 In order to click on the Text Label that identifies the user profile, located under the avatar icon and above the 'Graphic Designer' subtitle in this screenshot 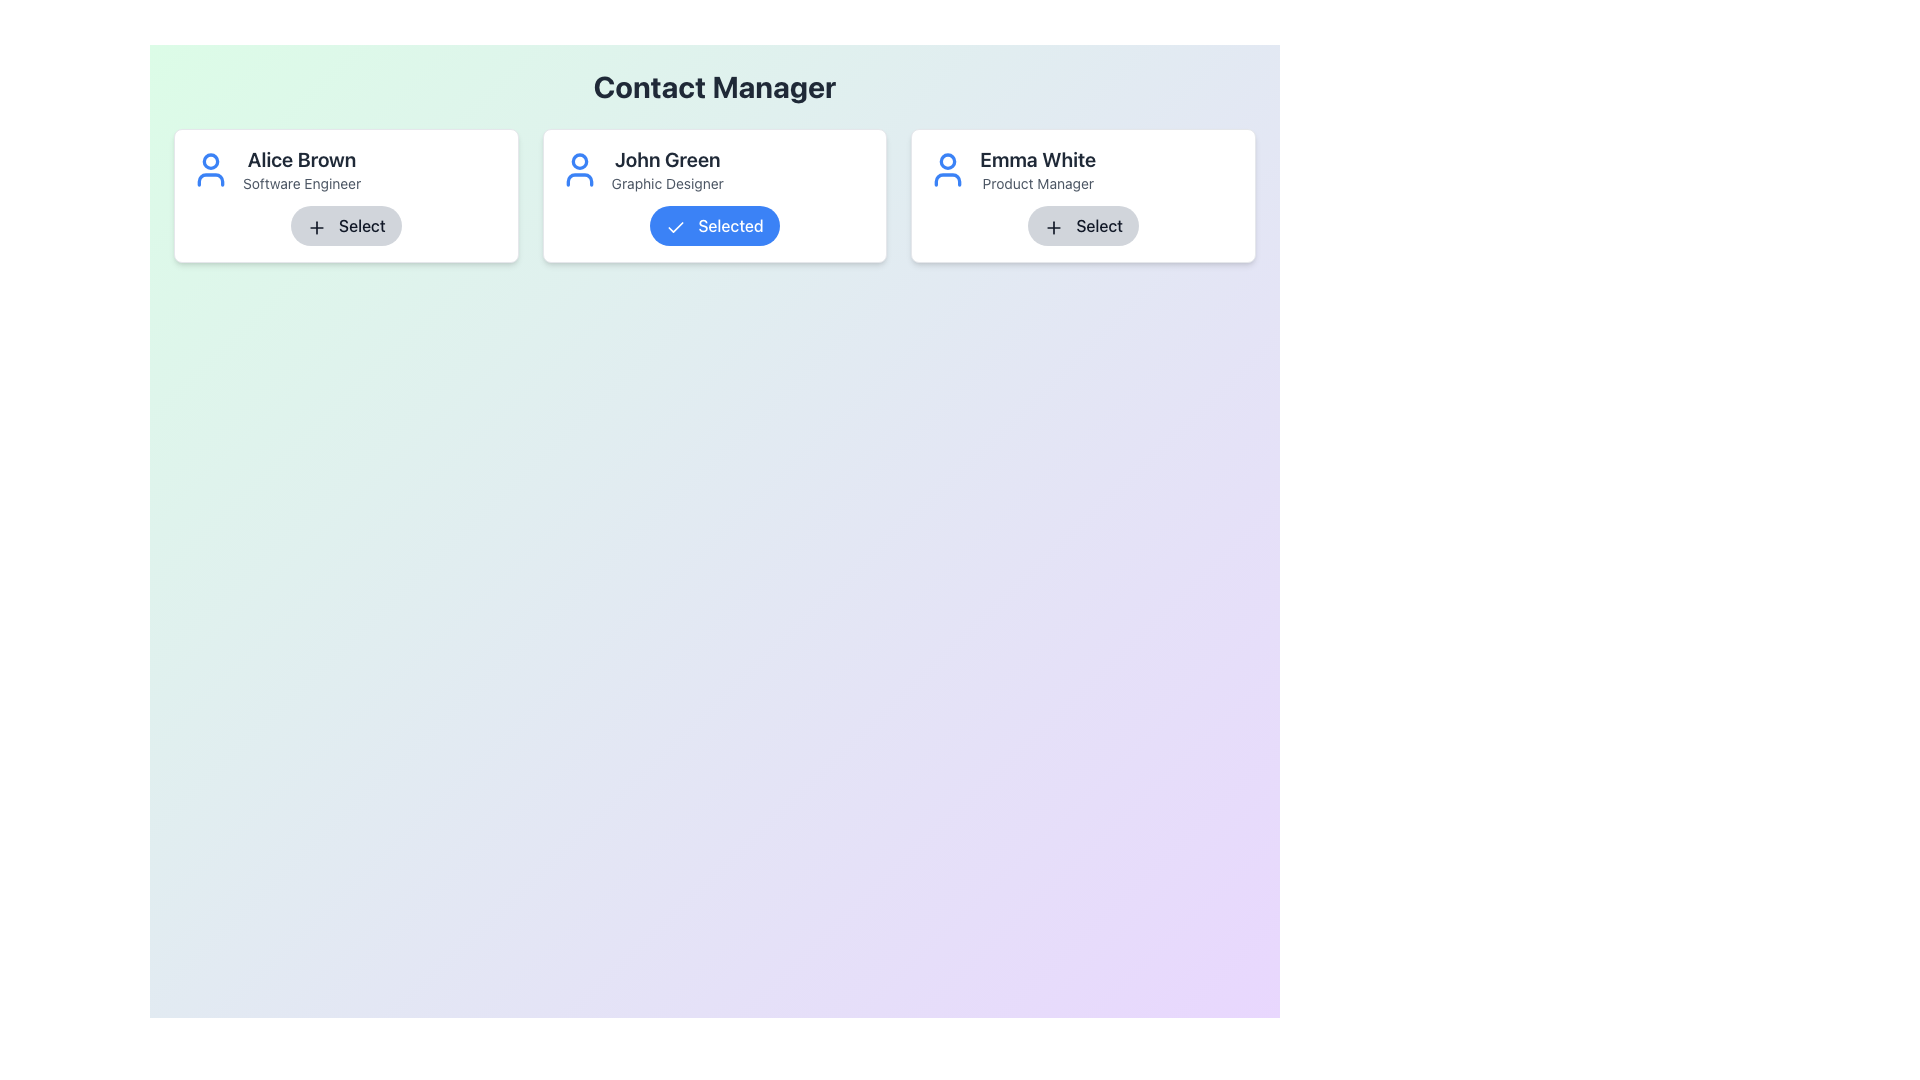, I will do `click(667, 158)`.